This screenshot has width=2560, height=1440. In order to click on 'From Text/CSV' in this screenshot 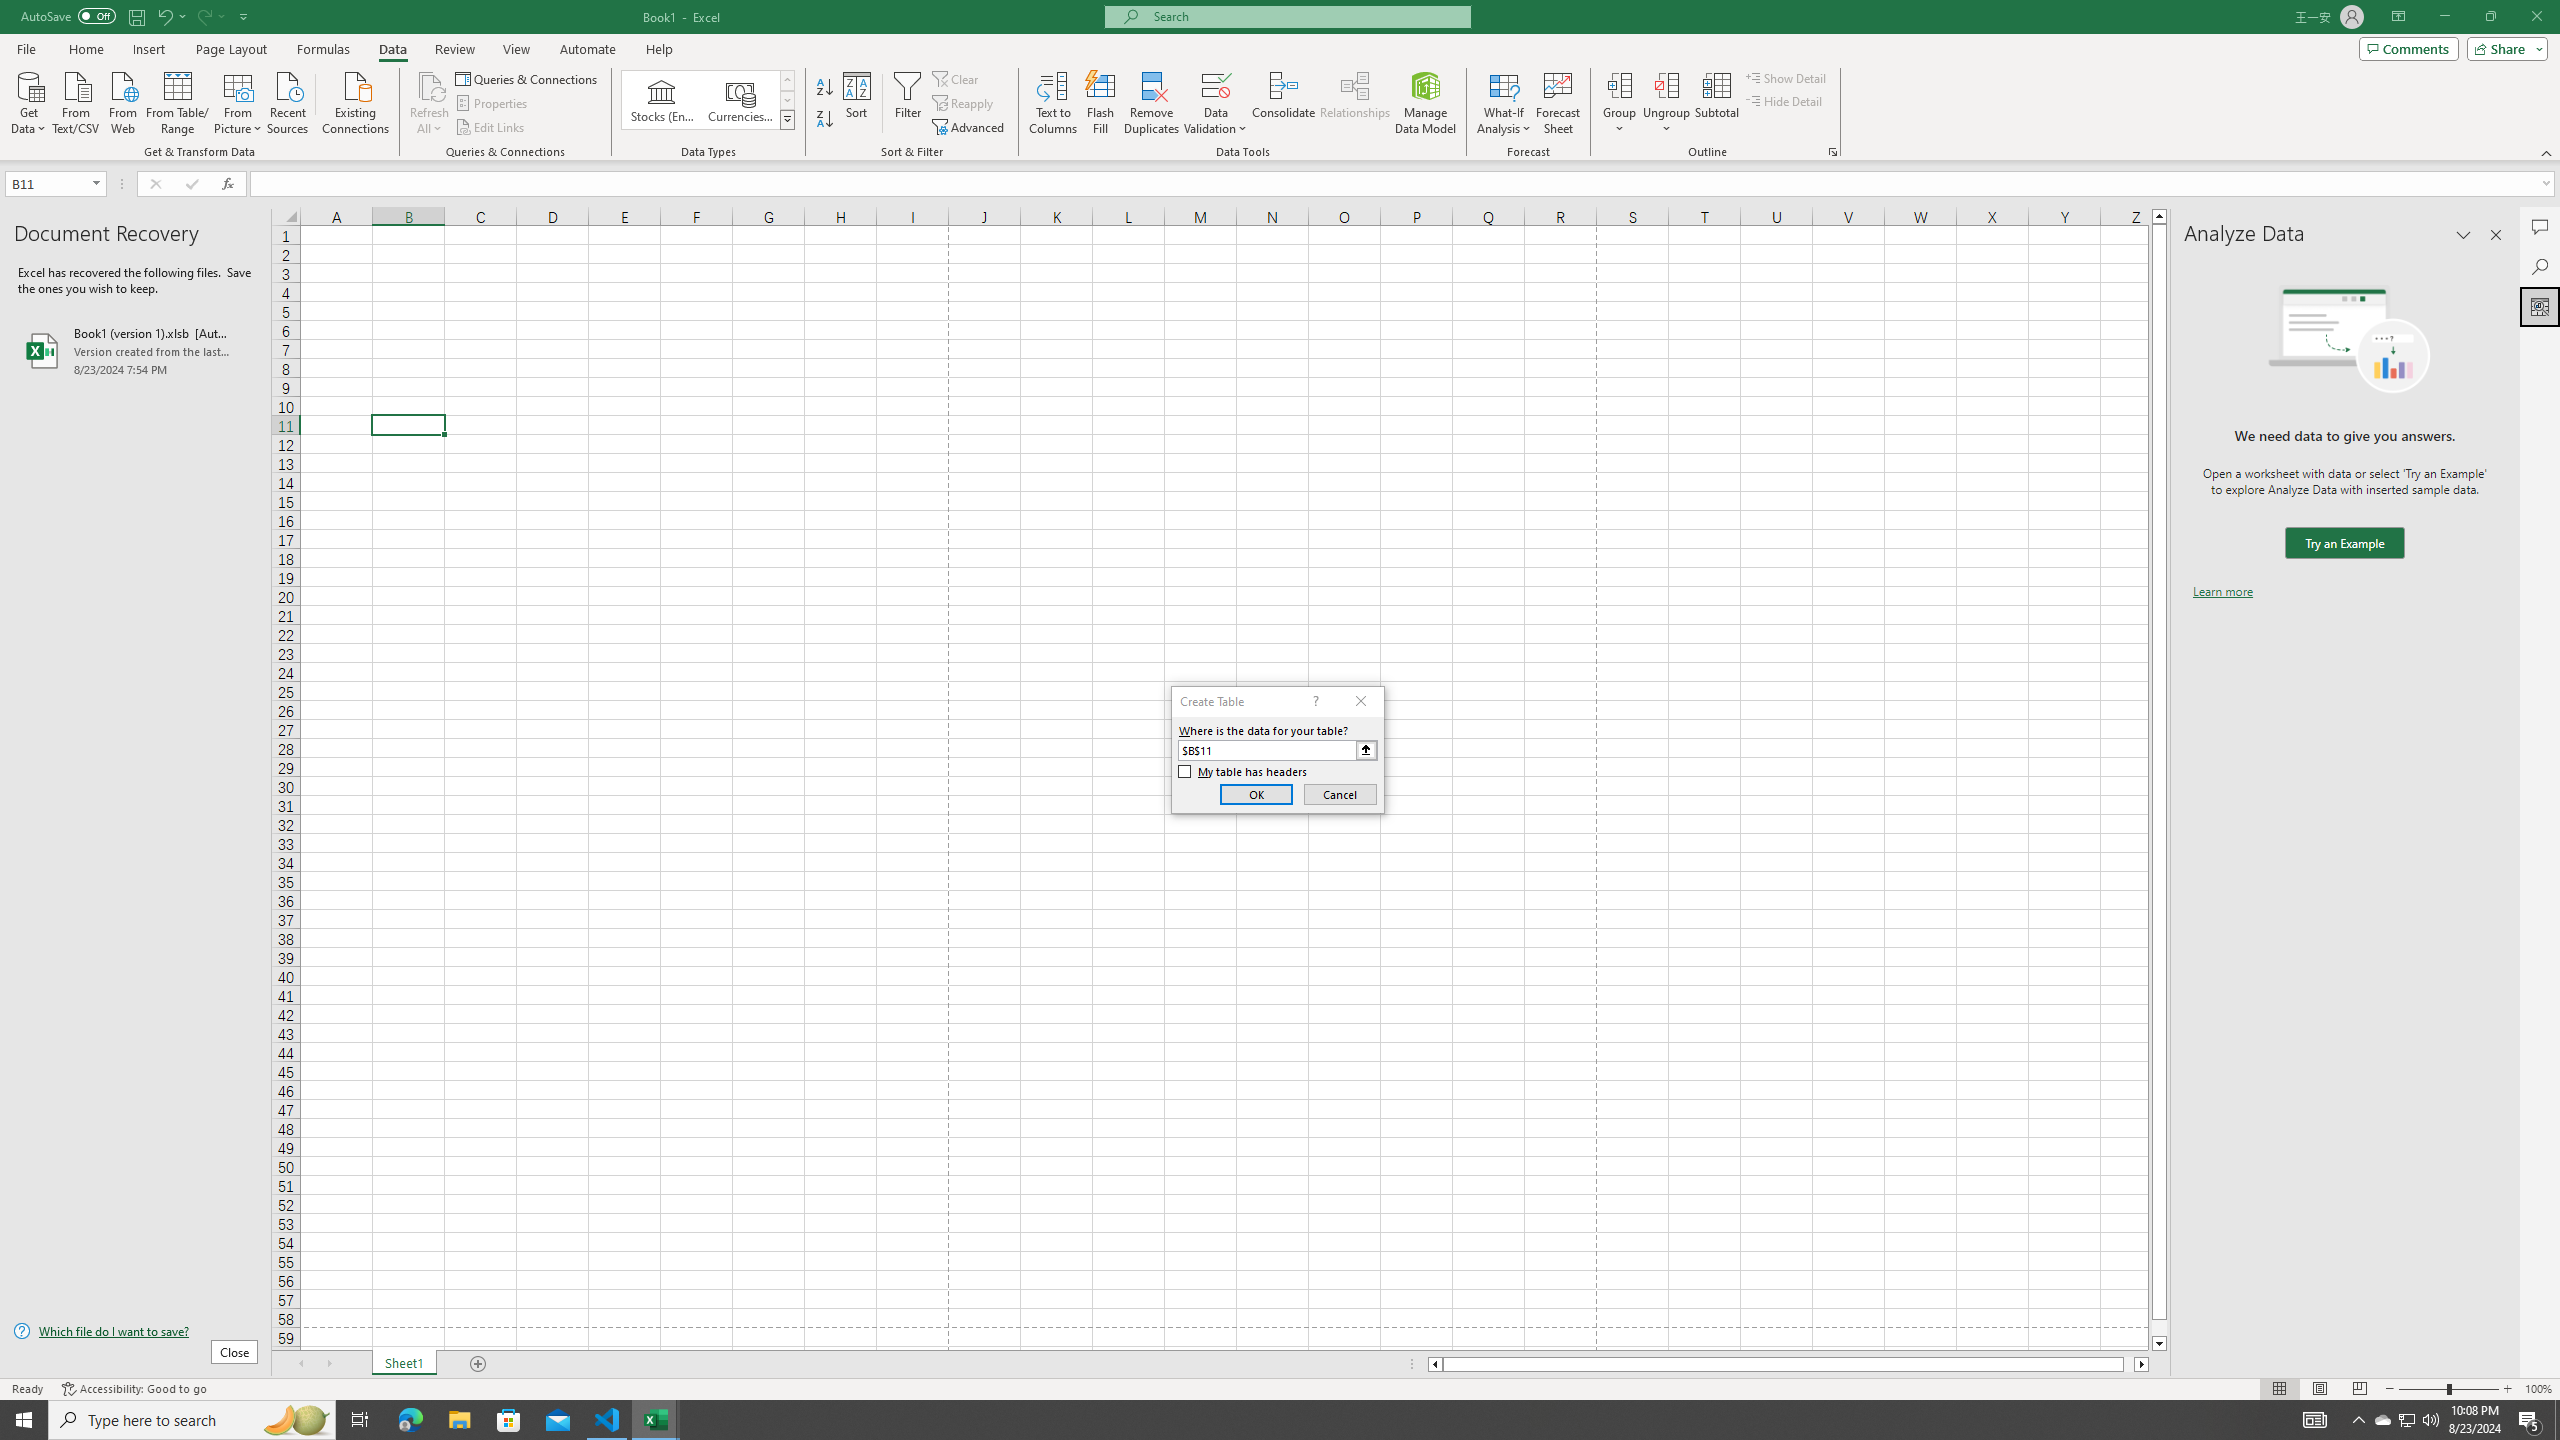, I will do `click(76, 100)`.